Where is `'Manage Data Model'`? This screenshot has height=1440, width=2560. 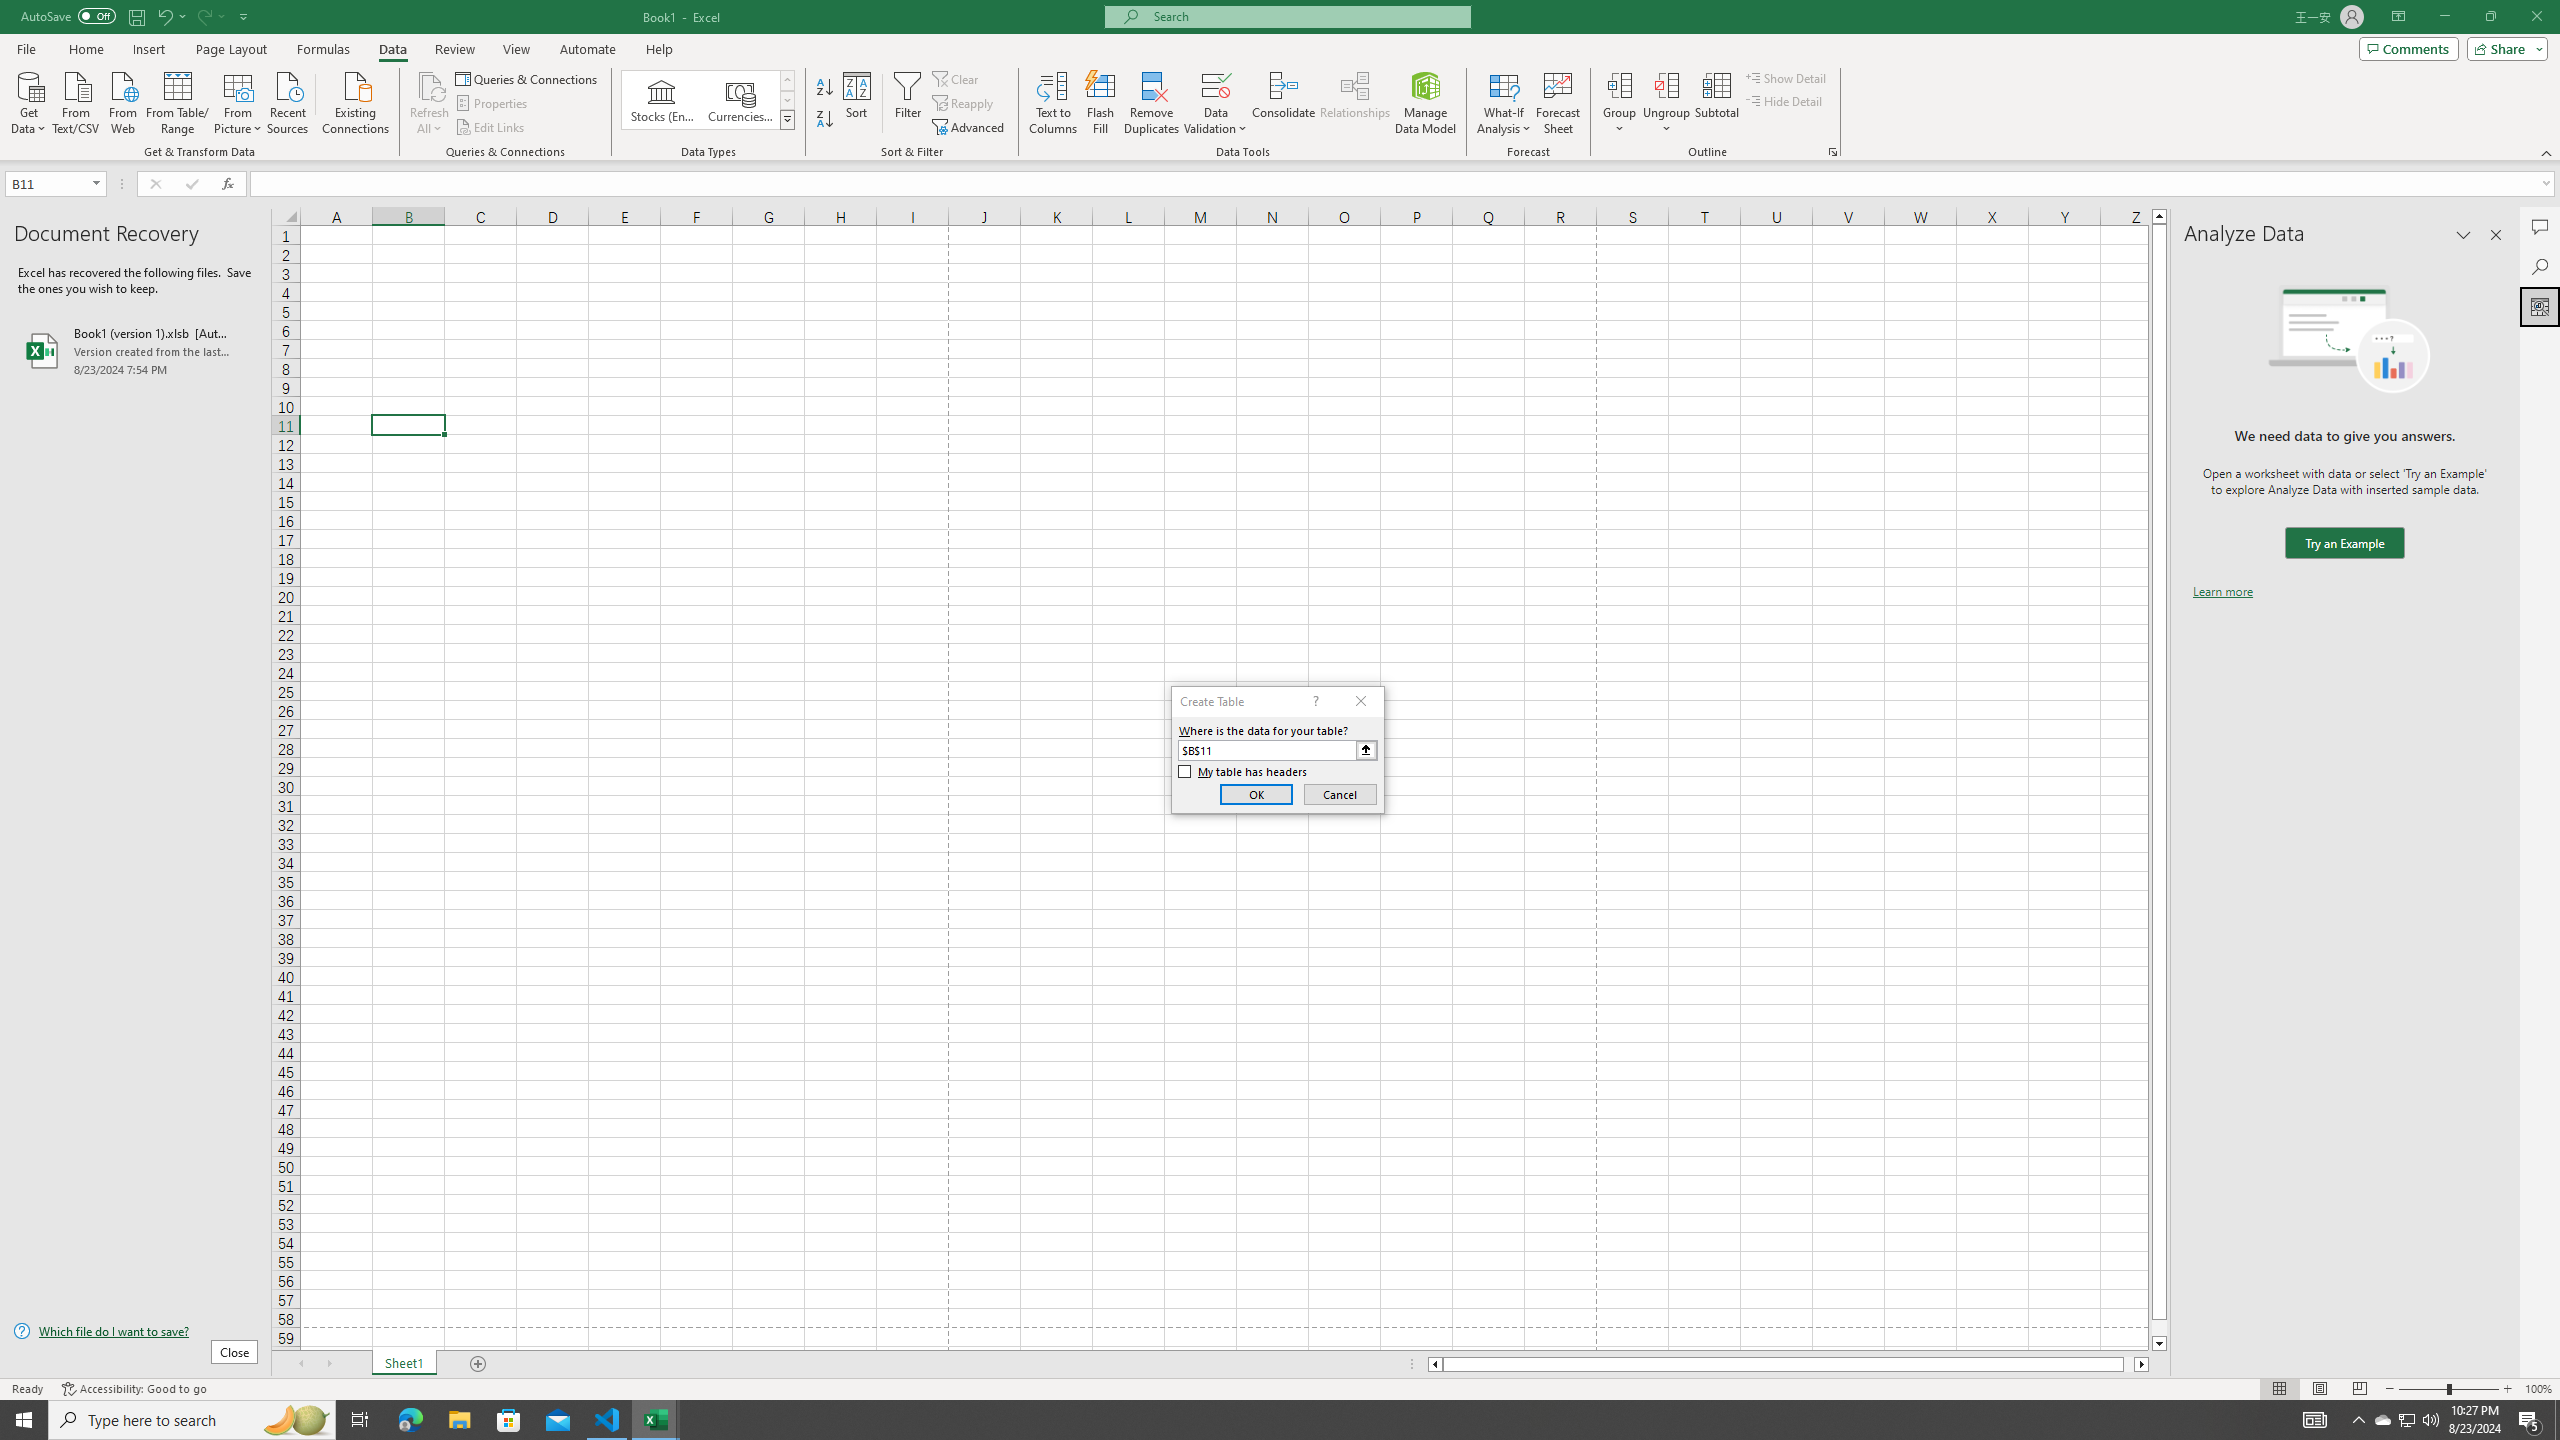 'Manage Data Model' is located at coordinates (1424, 103).